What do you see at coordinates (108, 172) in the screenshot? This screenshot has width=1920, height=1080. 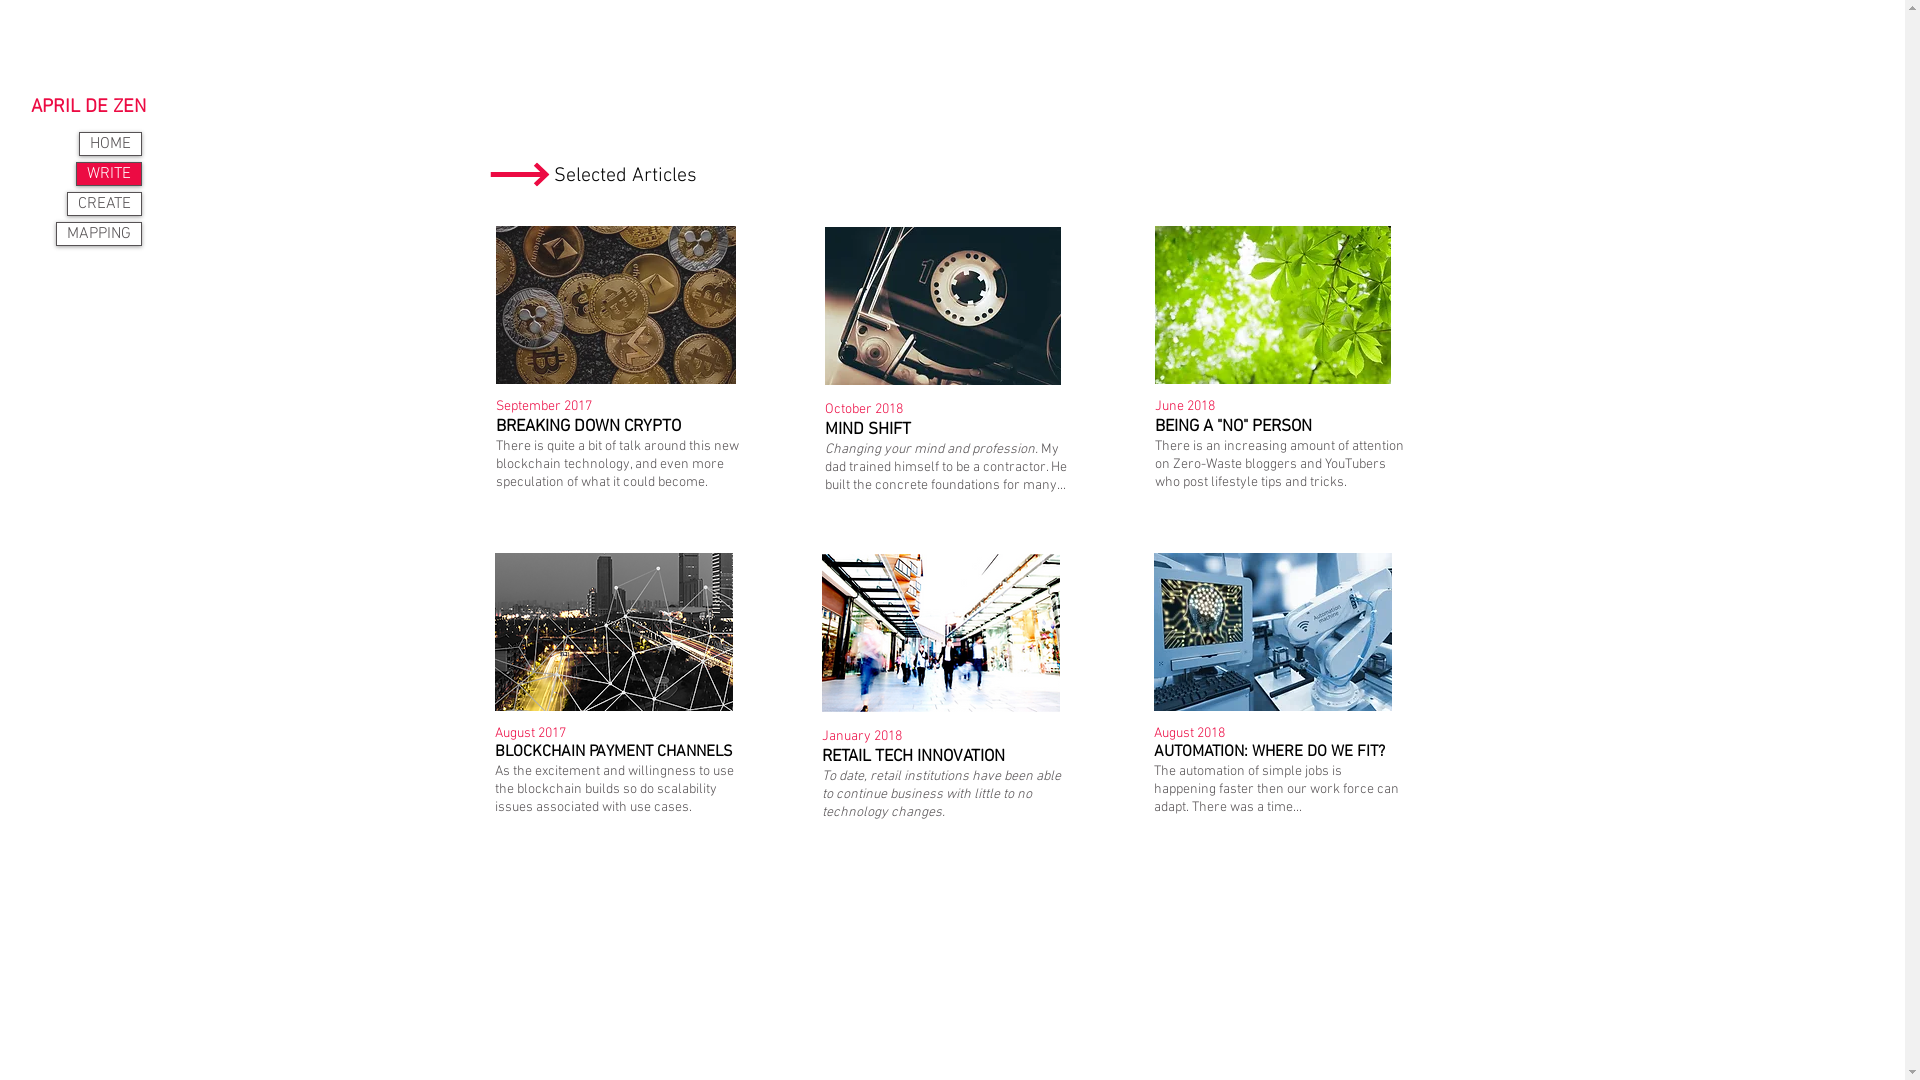 I see `'WRITE'` at bounding box center [108, 172].